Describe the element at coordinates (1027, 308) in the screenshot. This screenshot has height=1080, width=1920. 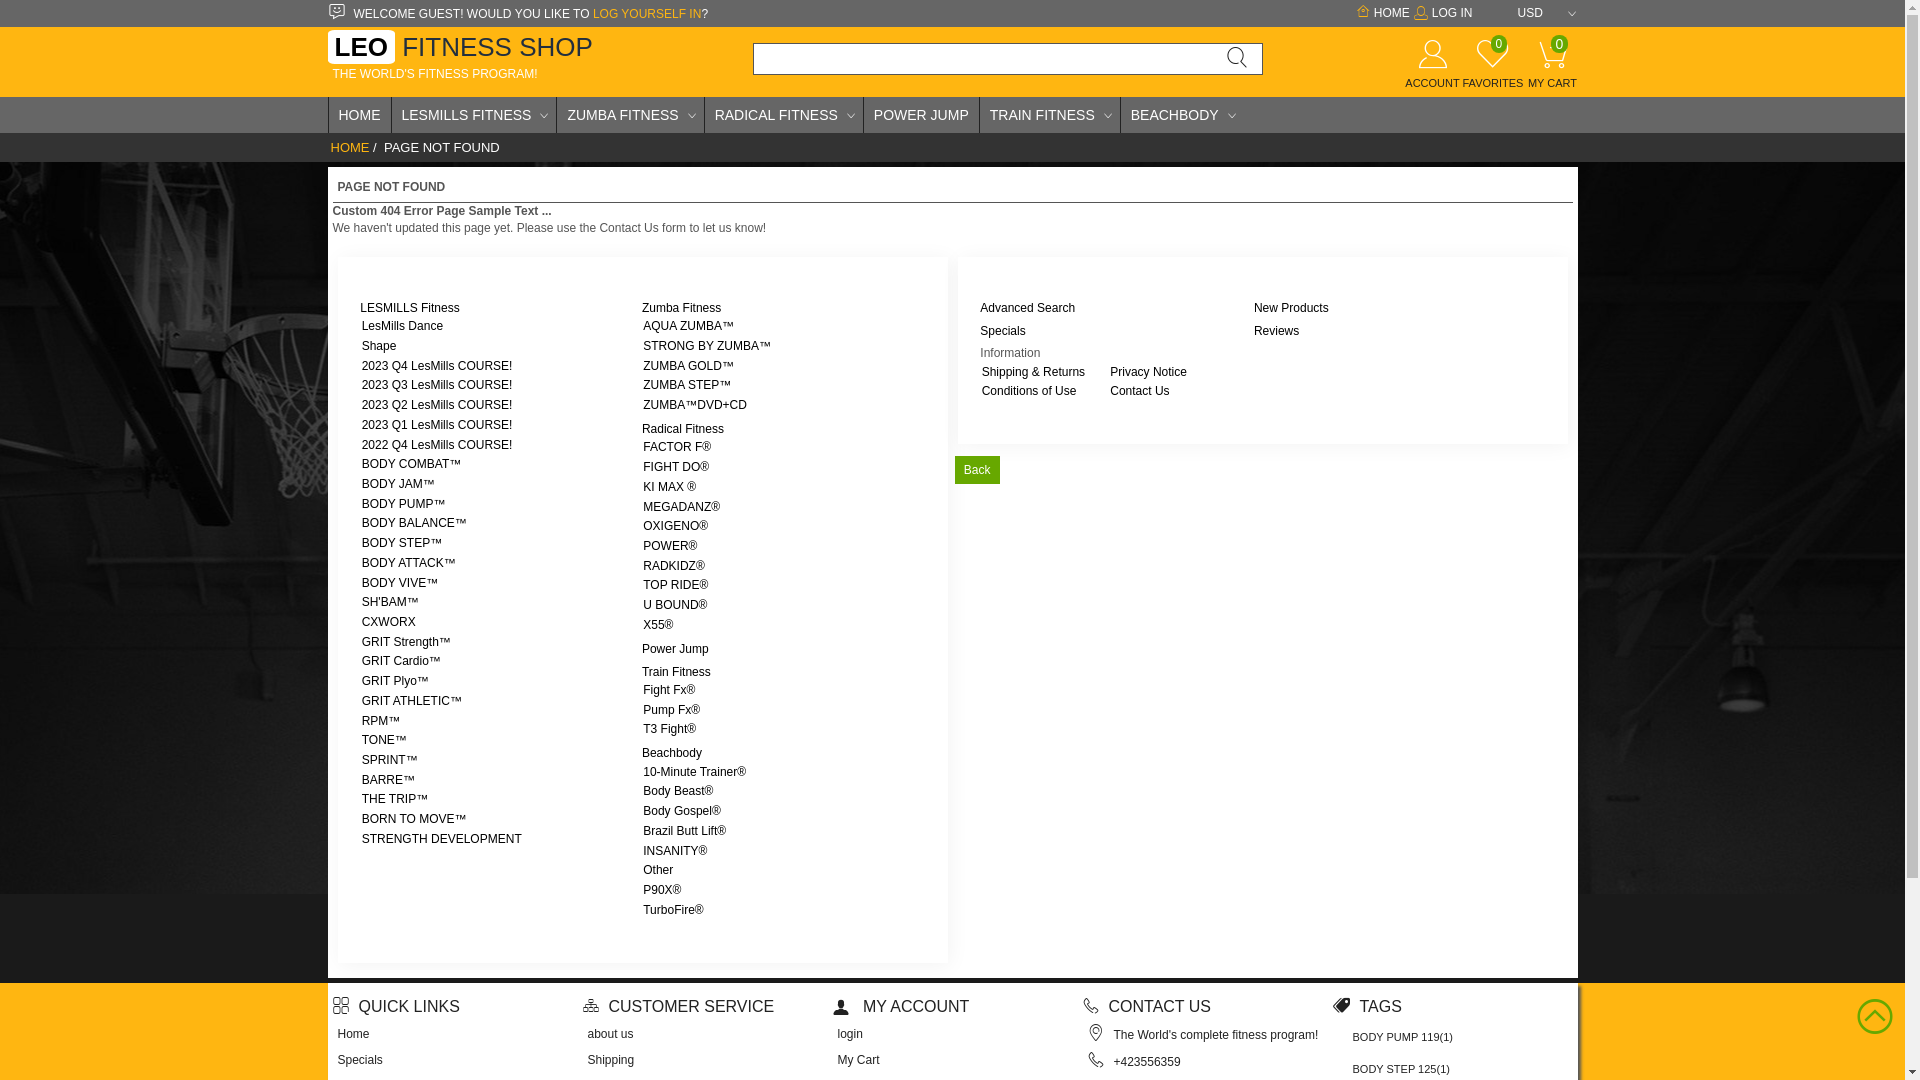
I see `'Advanced Search'` at that location.